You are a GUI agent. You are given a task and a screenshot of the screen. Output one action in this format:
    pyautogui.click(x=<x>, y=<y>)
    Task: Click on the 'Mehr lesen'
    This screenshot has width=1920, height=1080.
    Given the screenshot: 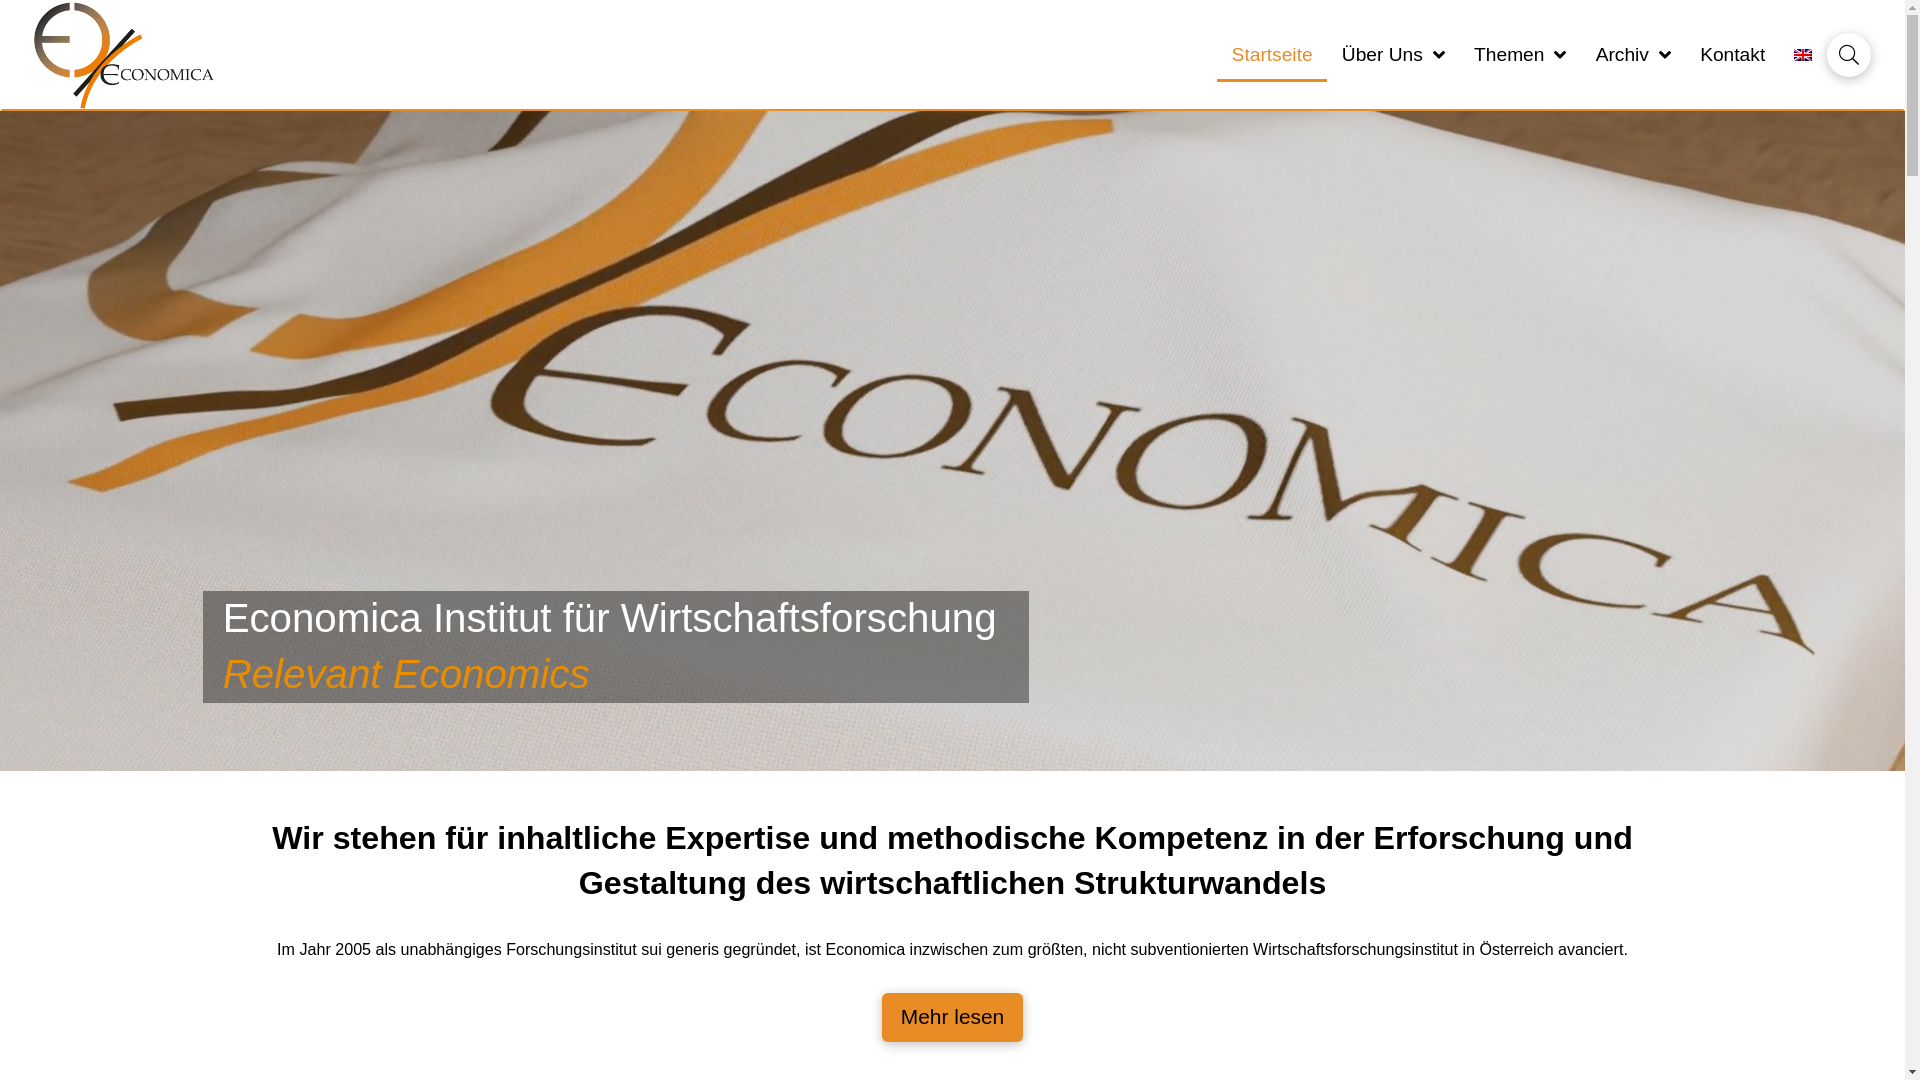 What is the action you would take?
    pyautogui.click(x=951, y=1017)
    